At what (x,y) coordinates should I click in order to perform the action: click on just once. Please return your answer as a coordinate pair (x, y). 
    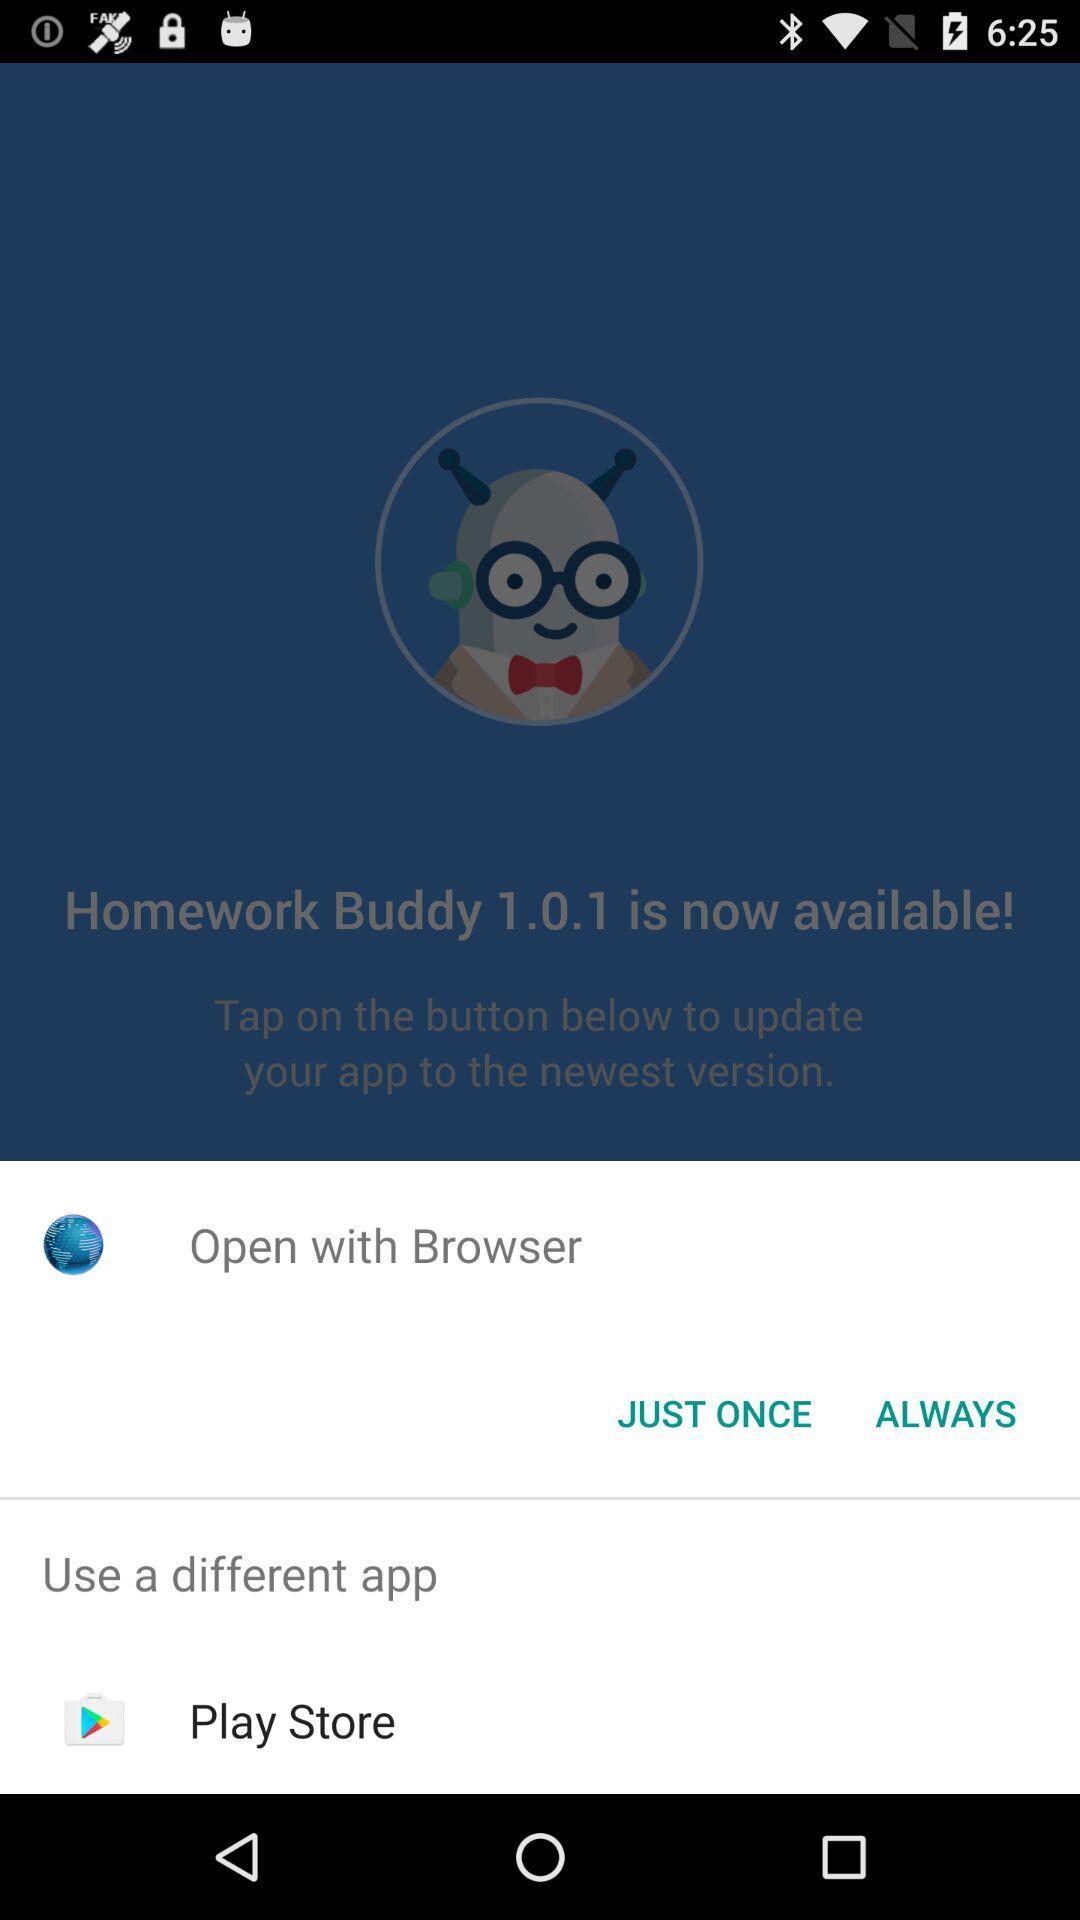
    Looking at the image, I should click on (713, 1411).